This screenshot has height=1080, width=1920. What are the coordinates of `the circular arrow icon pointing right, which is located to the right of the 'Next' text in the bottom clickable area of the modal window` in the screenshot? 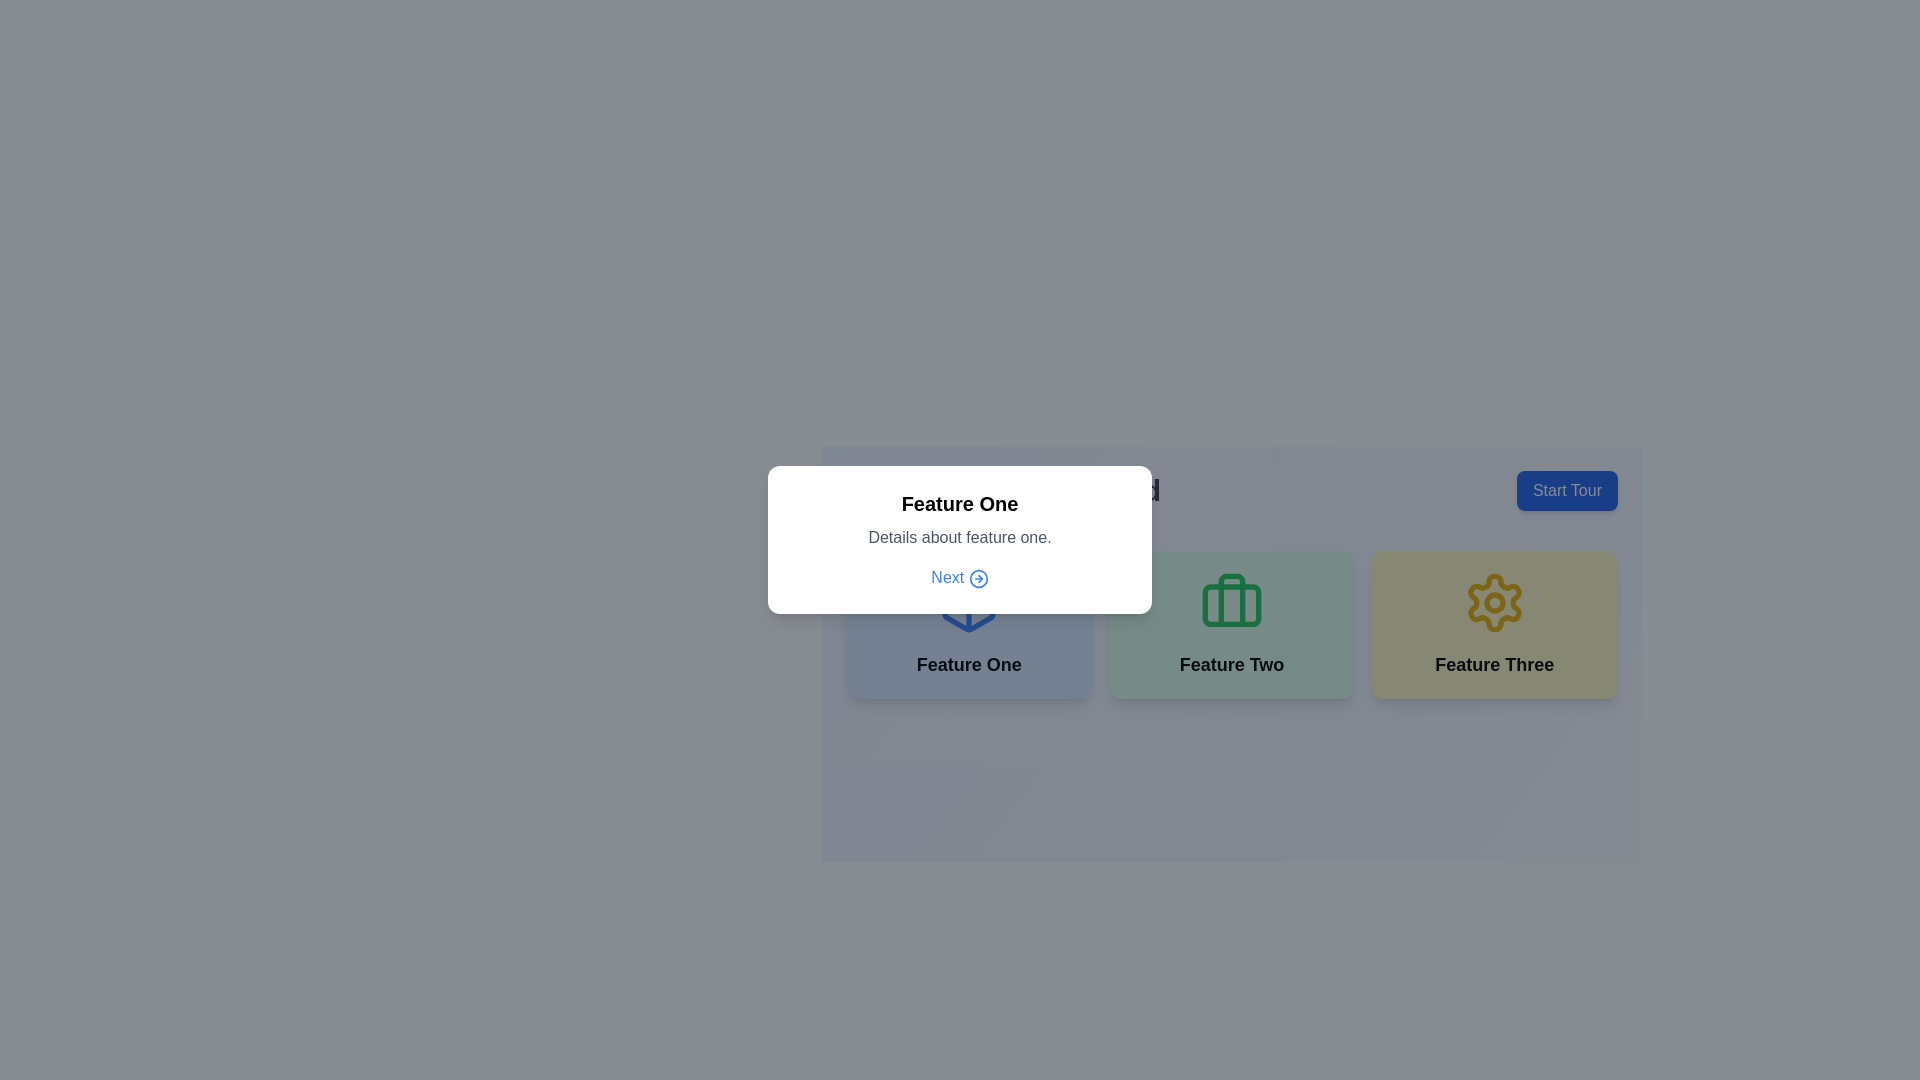 It's located at (978, 578).